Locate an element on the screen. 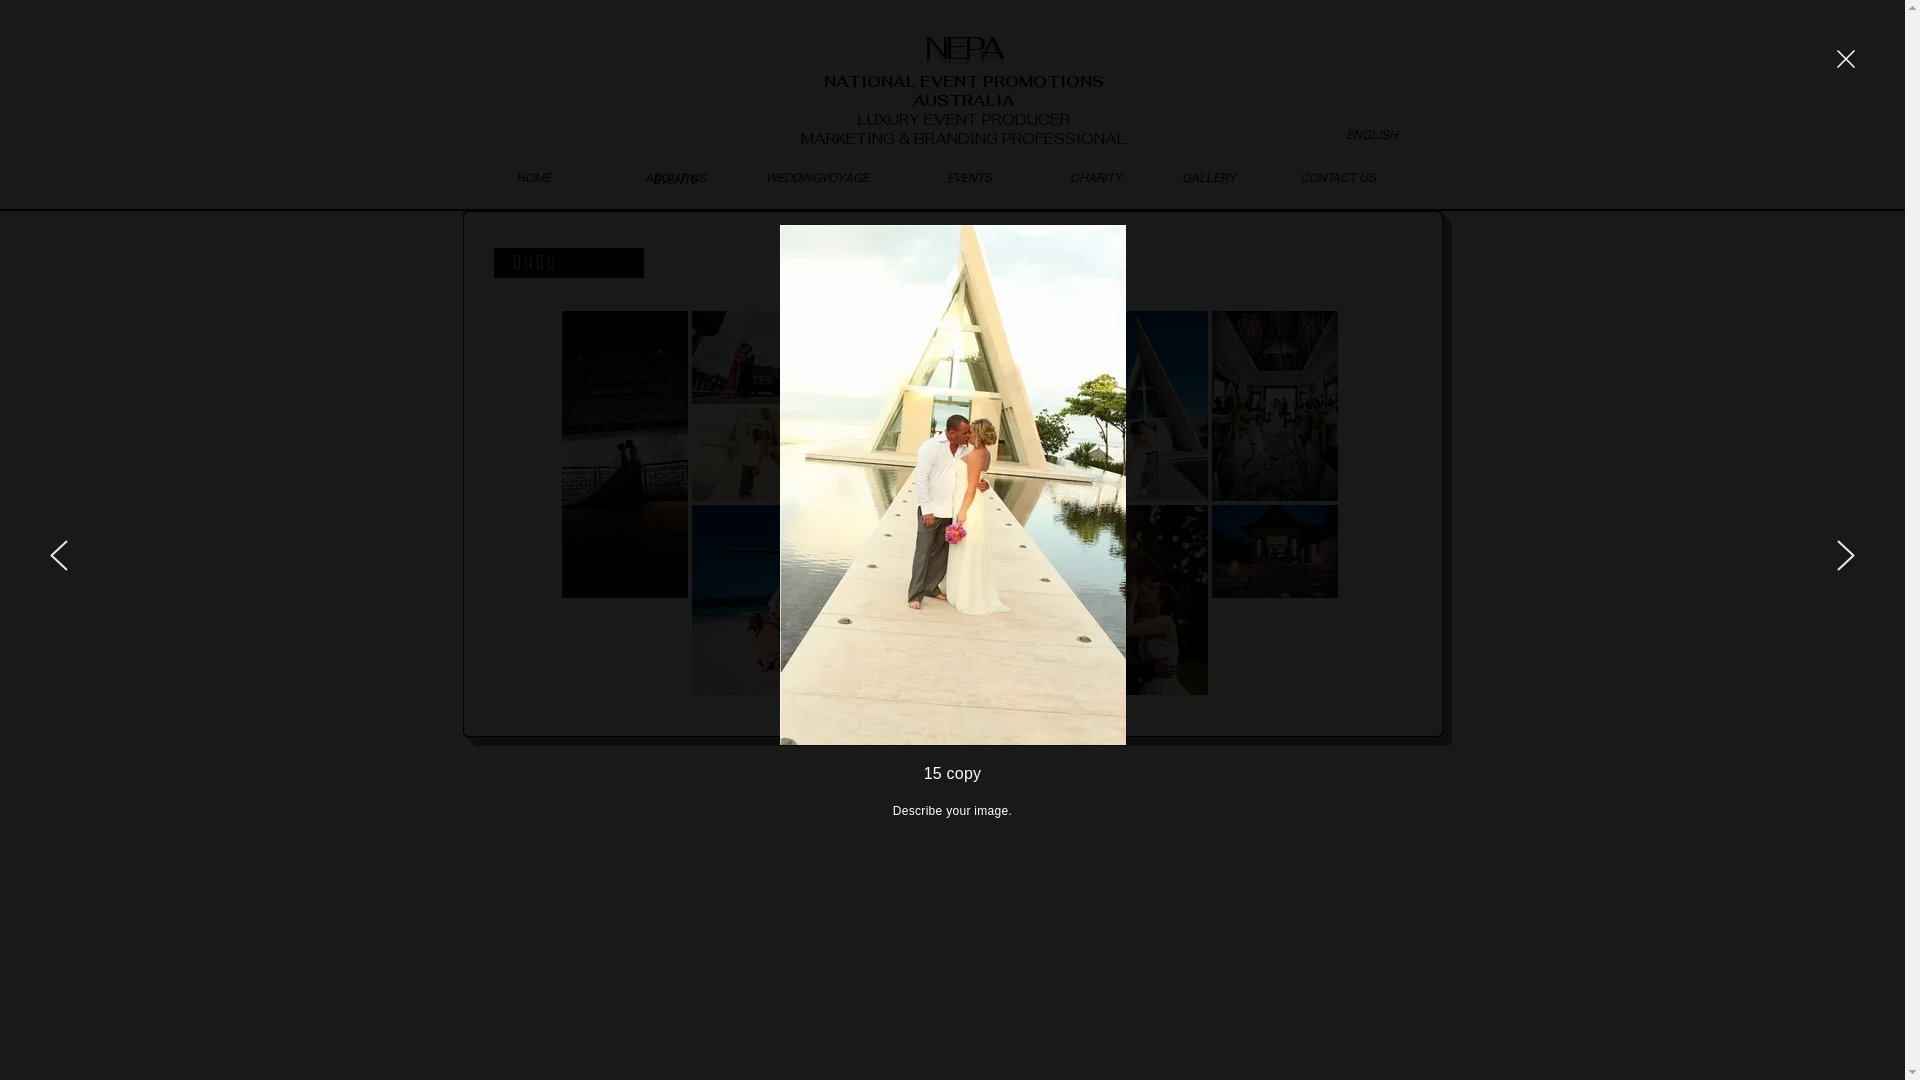  'ABOUT US' is located at coordinates (675, 176).